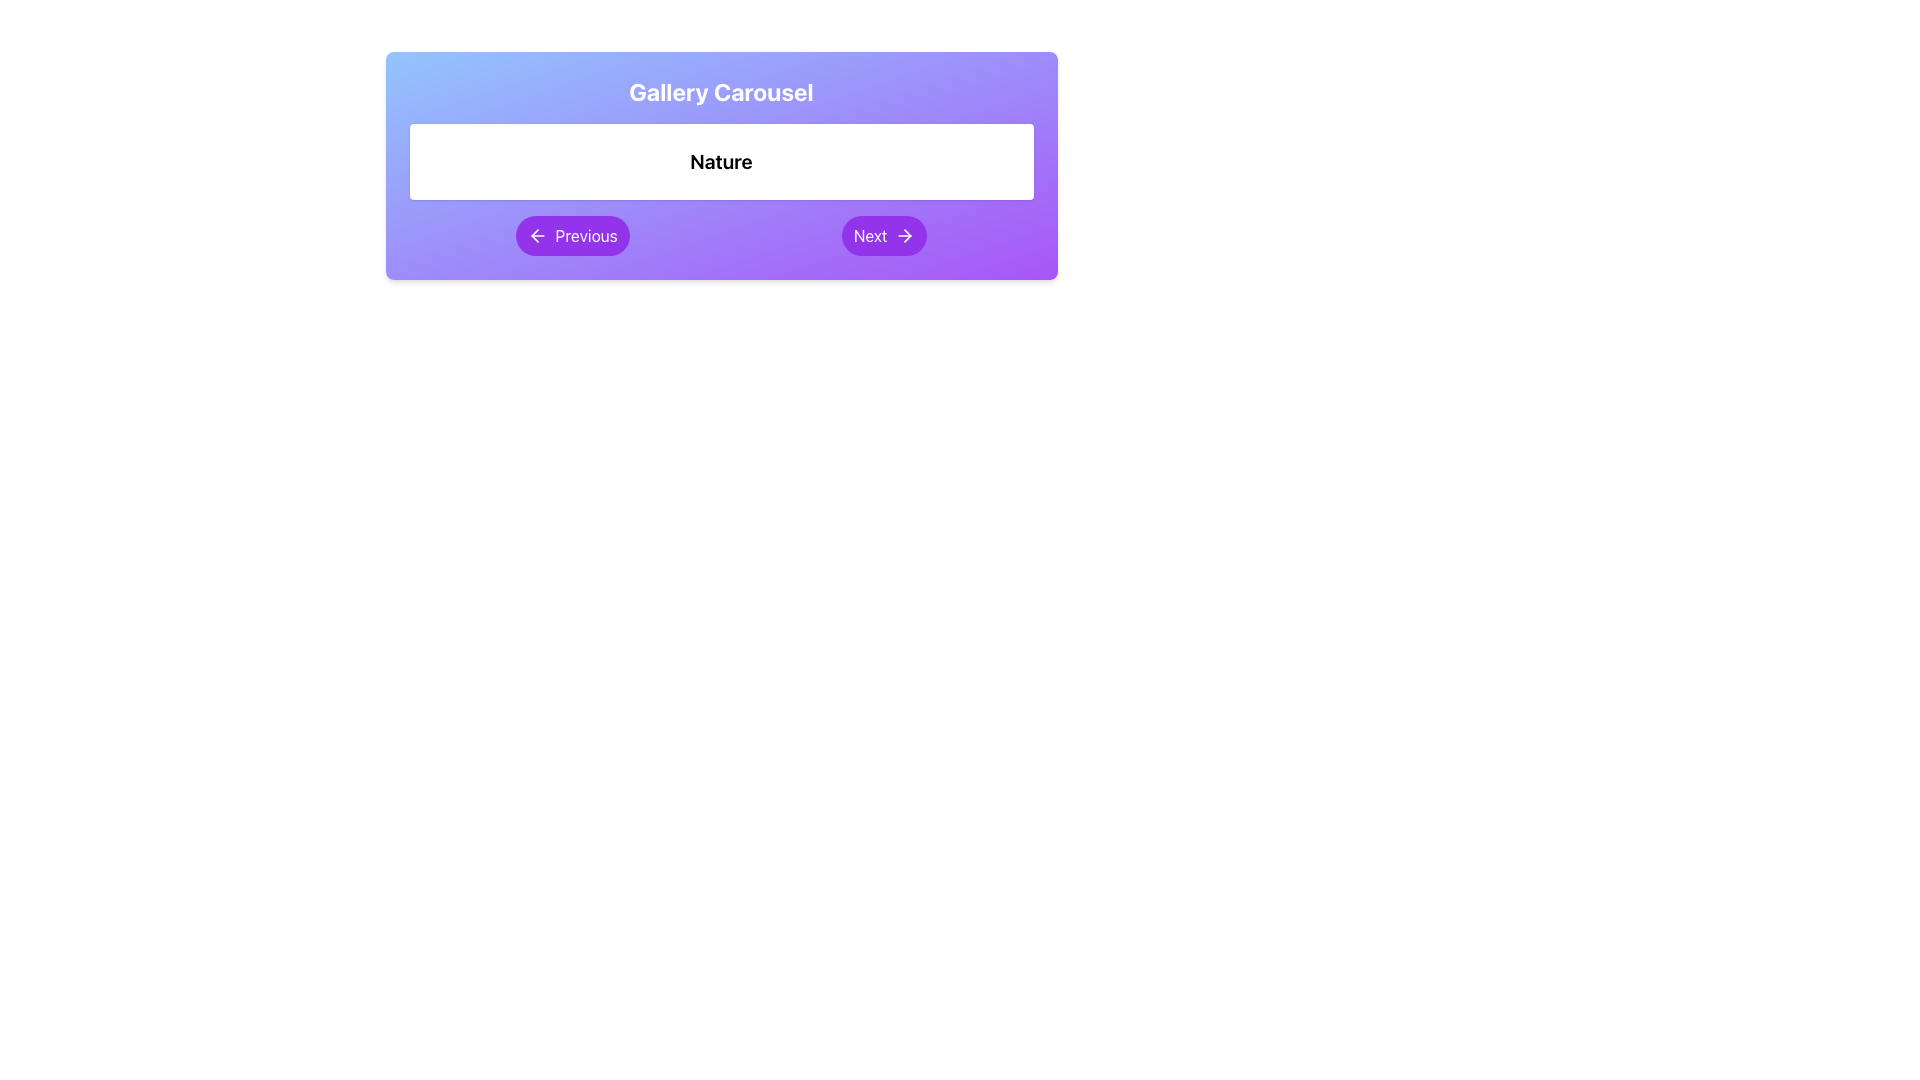 Image resolution: width=1920 pixels, height=1080 pixels. I want to click on the left arrow icon within the purple 'Previous' button located beneath the 'Nature' section, so click(537, 234).